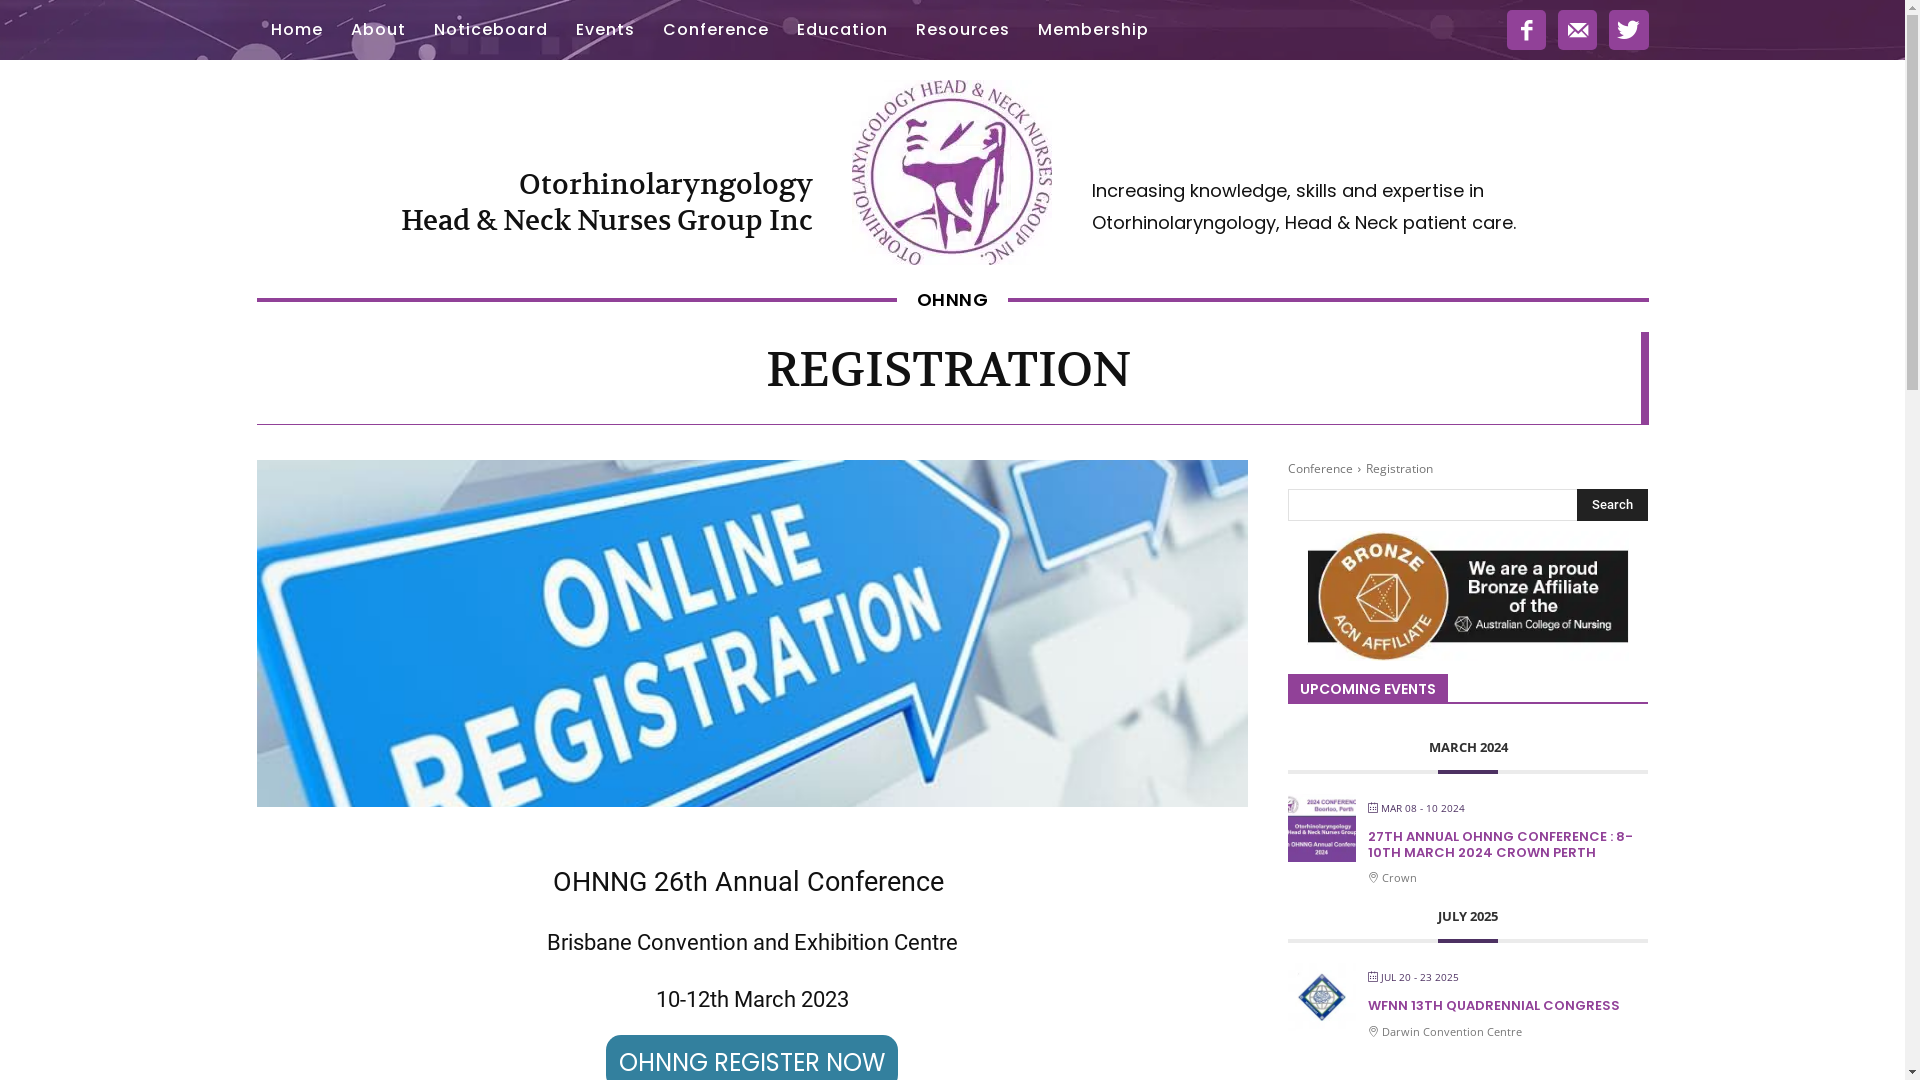 This screenshot has height=1080, width=1920. Describe the element at coordinates (604, 30) in the screenshot. I see `'Events'` at that location.